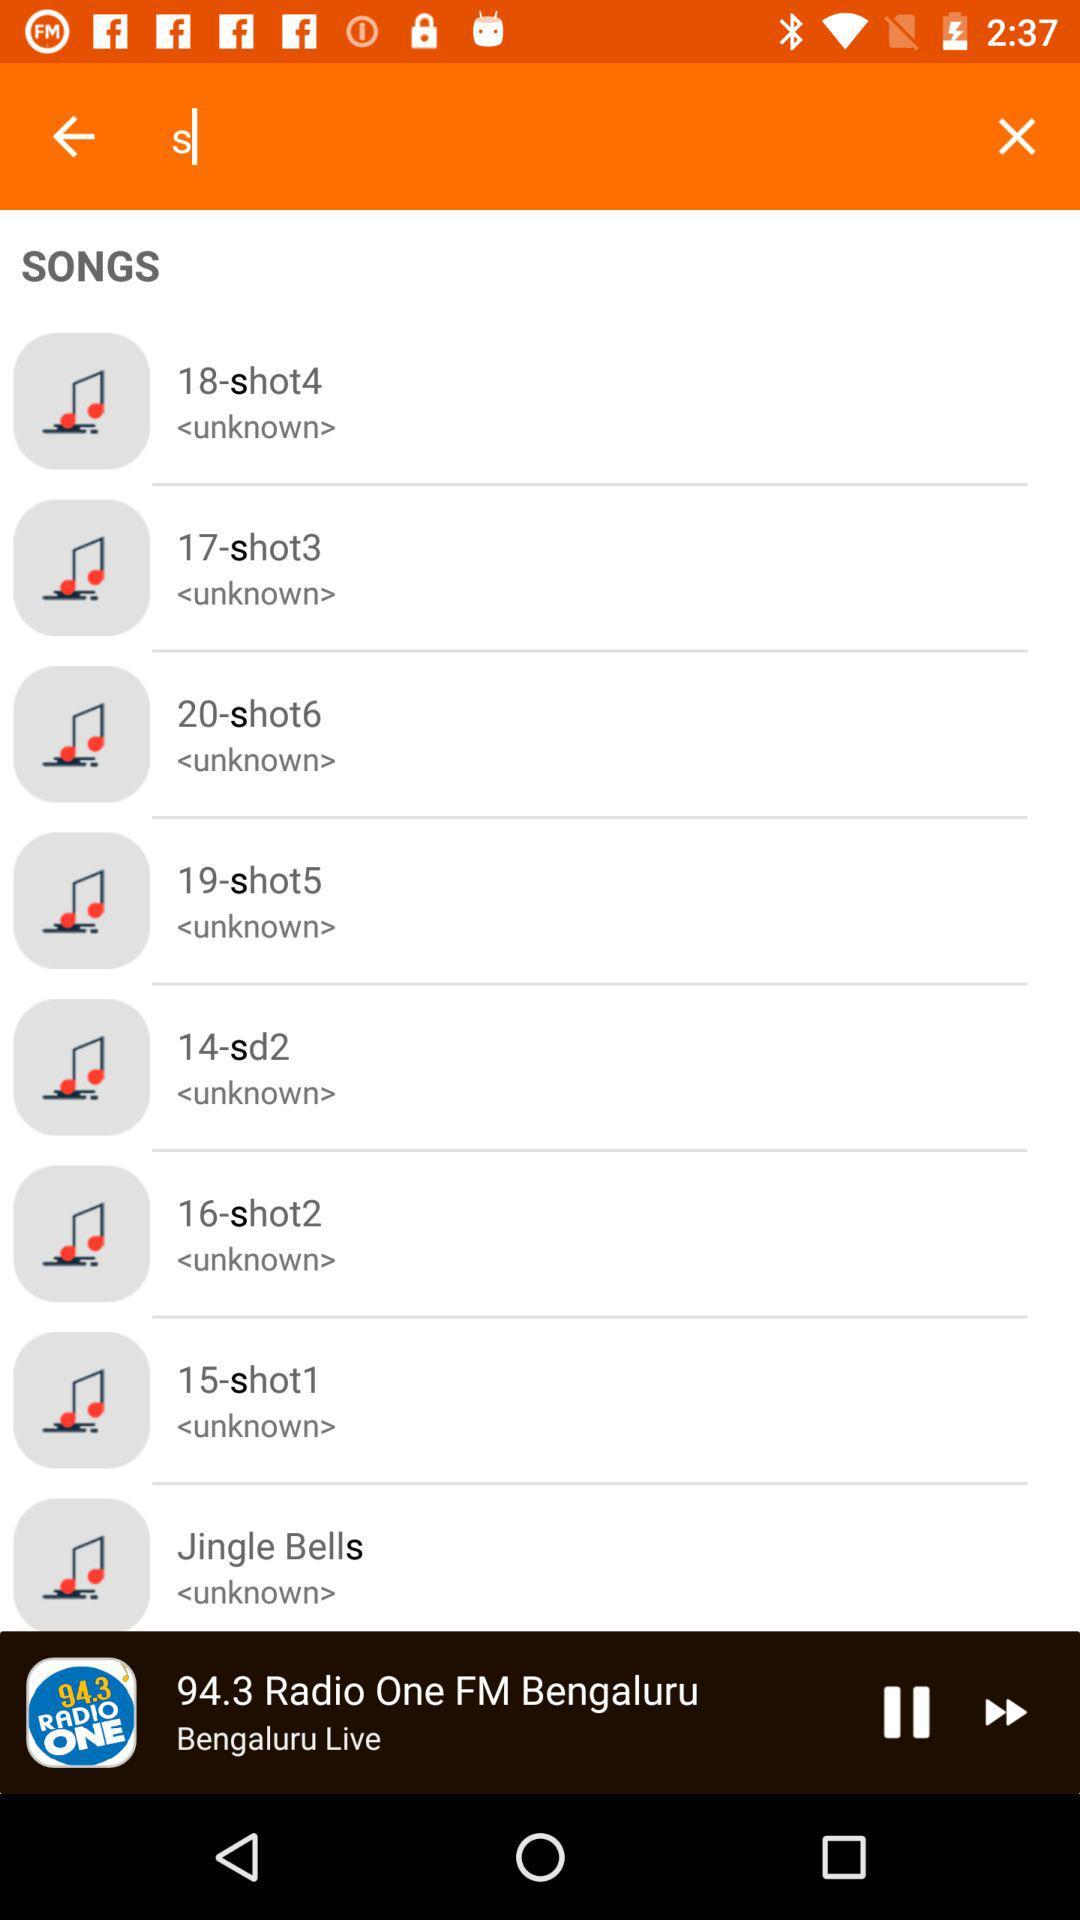 The height and width of the screenshot is (1920, 1080). Describe the element at coordinates (1017, 135) in the screenshot. I see `the item at the top right corner` at that location.